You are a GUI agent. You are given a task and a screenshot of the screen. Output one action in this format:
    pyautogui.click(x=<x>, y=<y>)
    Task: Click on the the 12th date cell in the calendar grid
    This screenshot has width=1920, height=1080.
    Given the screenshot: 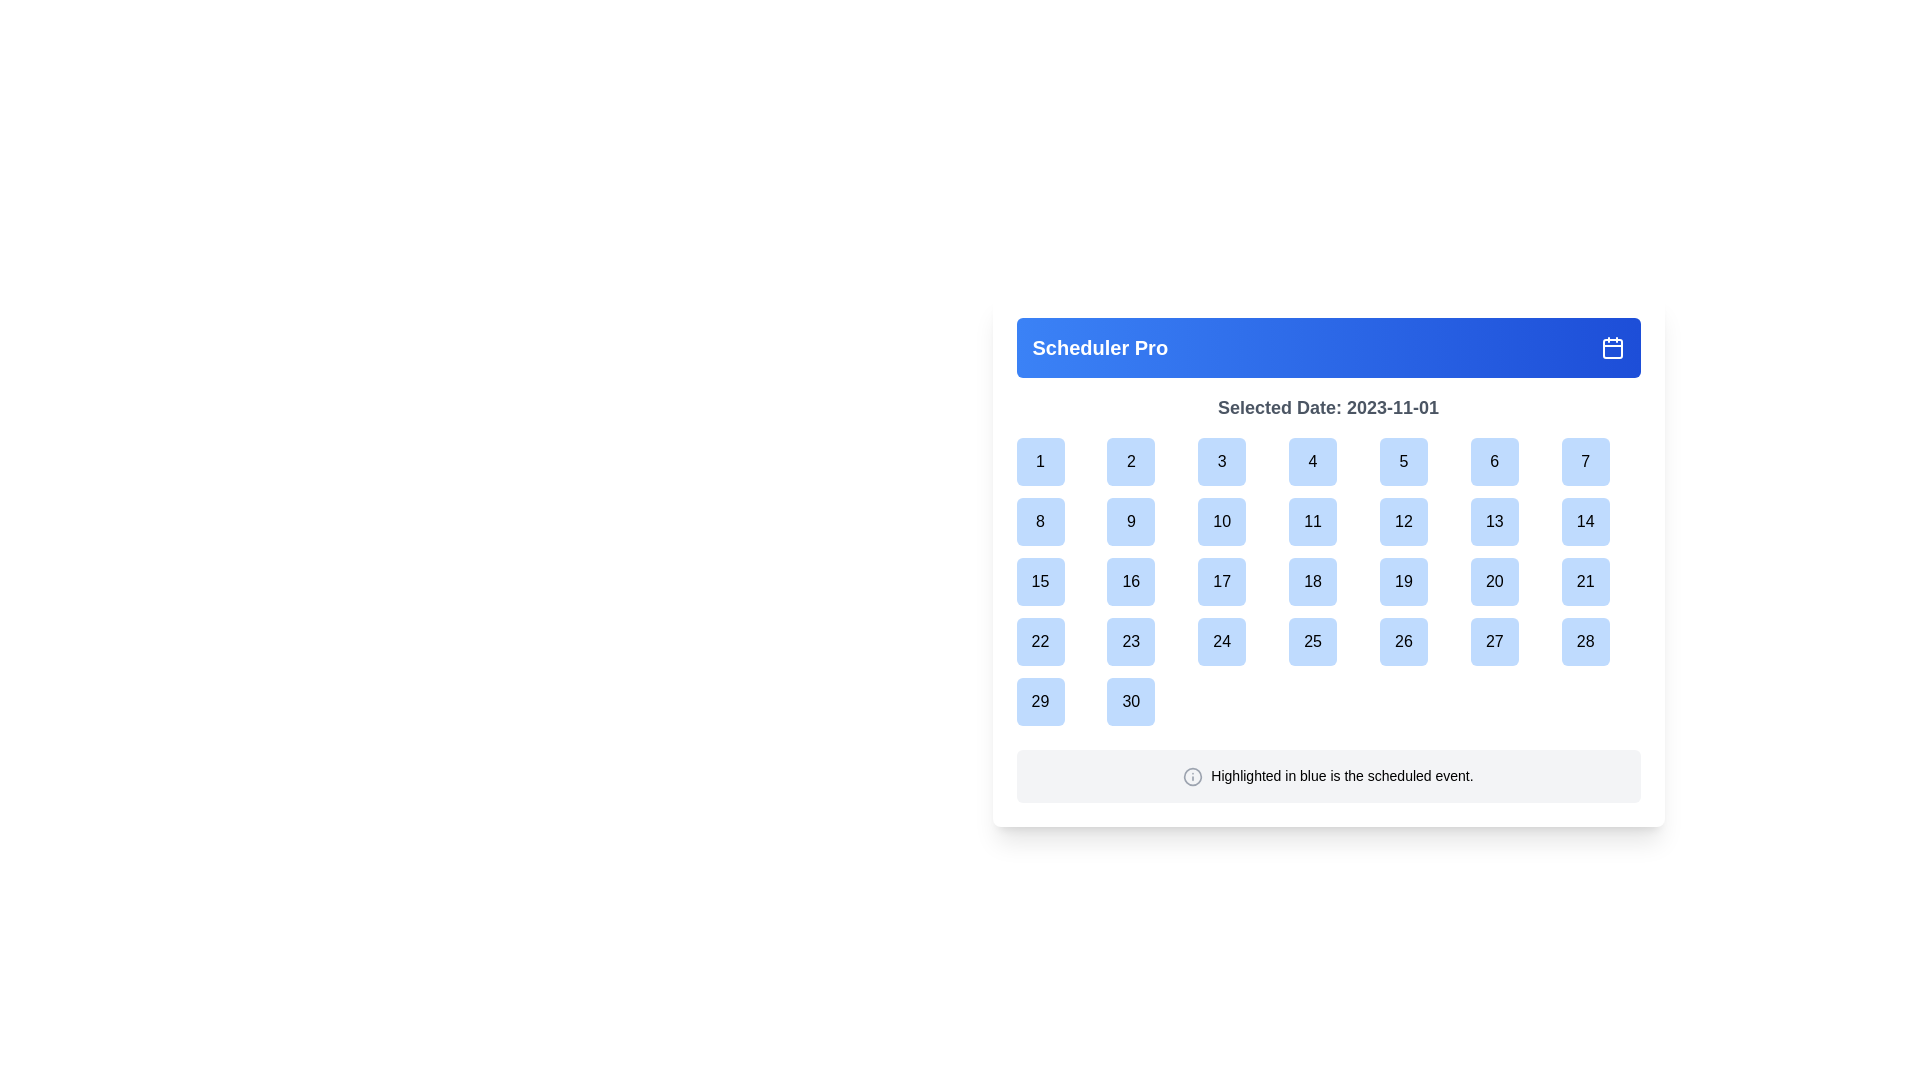 What is the action you would take?
    pyautogui.click(x=1418, y=520)
    